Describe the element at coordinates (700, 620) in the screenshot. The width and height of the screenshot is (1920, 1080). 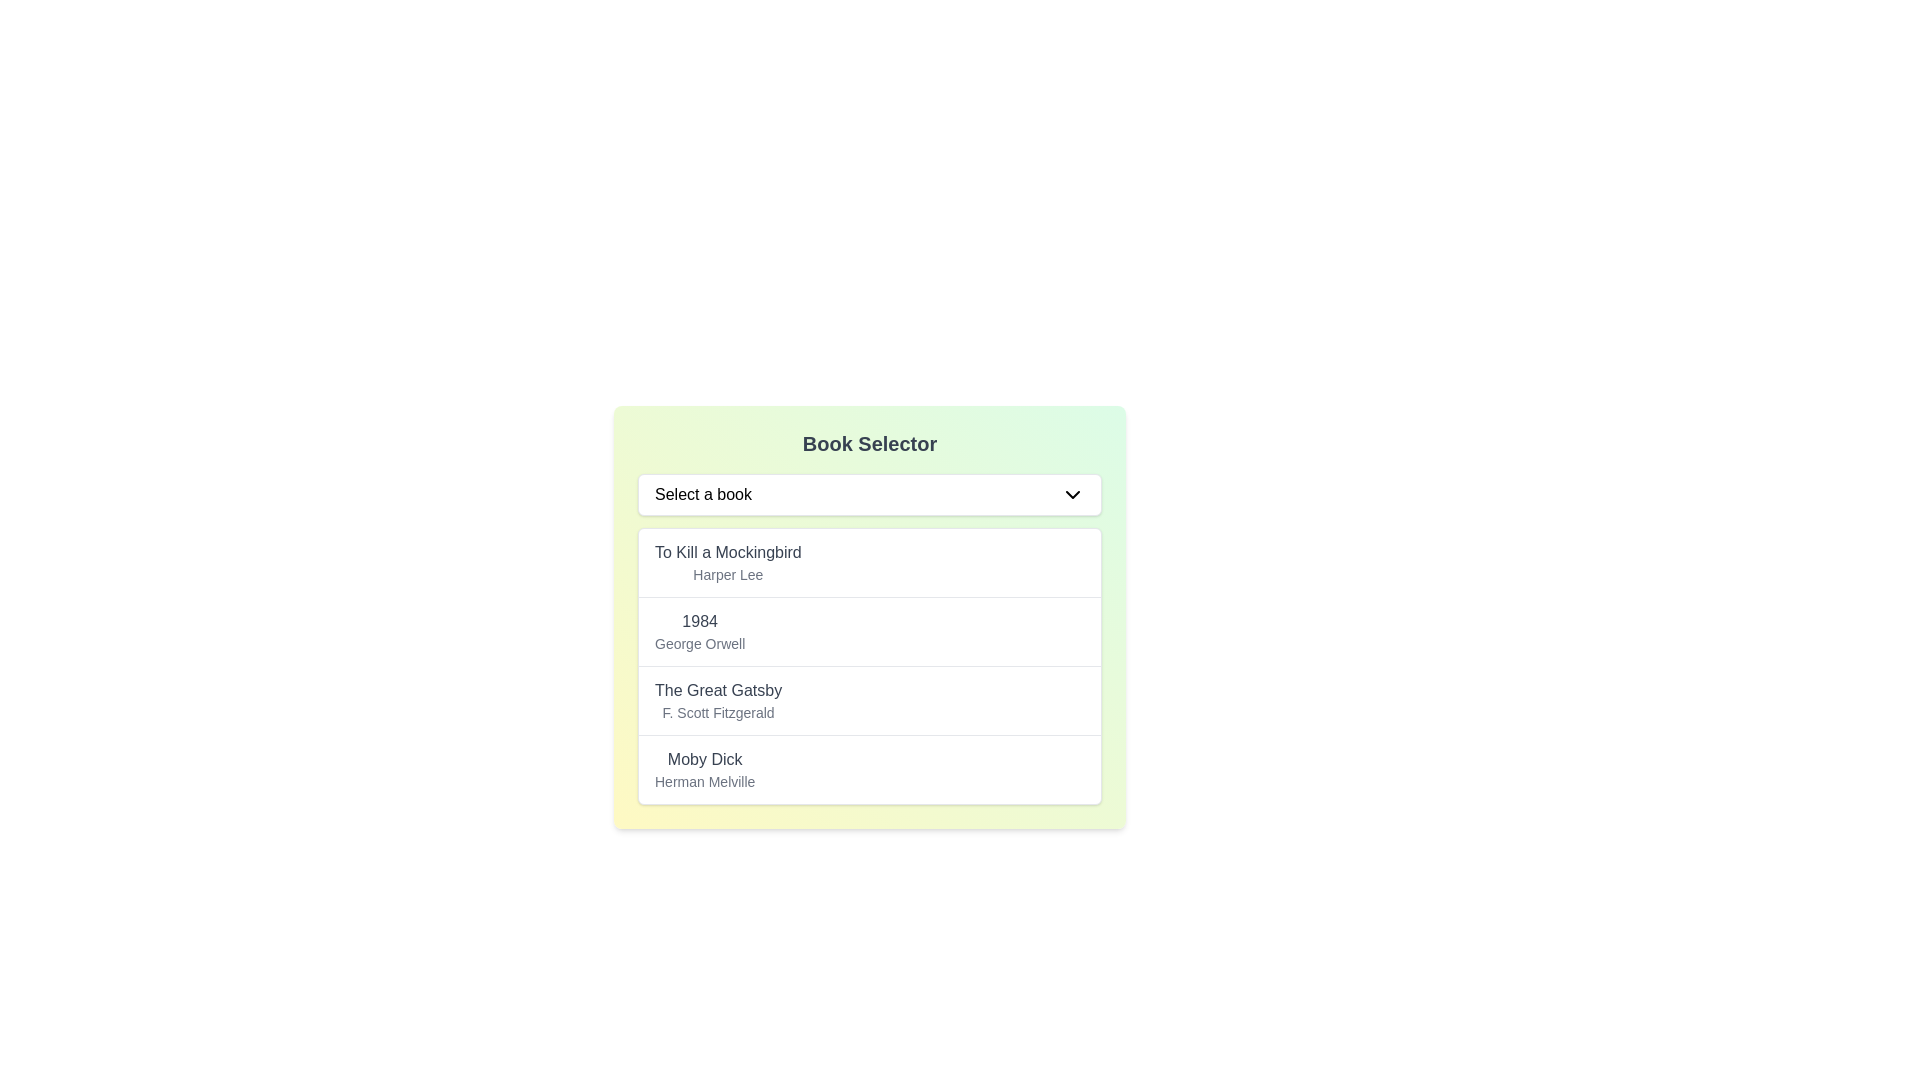
I see `the surrounding list item` at that location.